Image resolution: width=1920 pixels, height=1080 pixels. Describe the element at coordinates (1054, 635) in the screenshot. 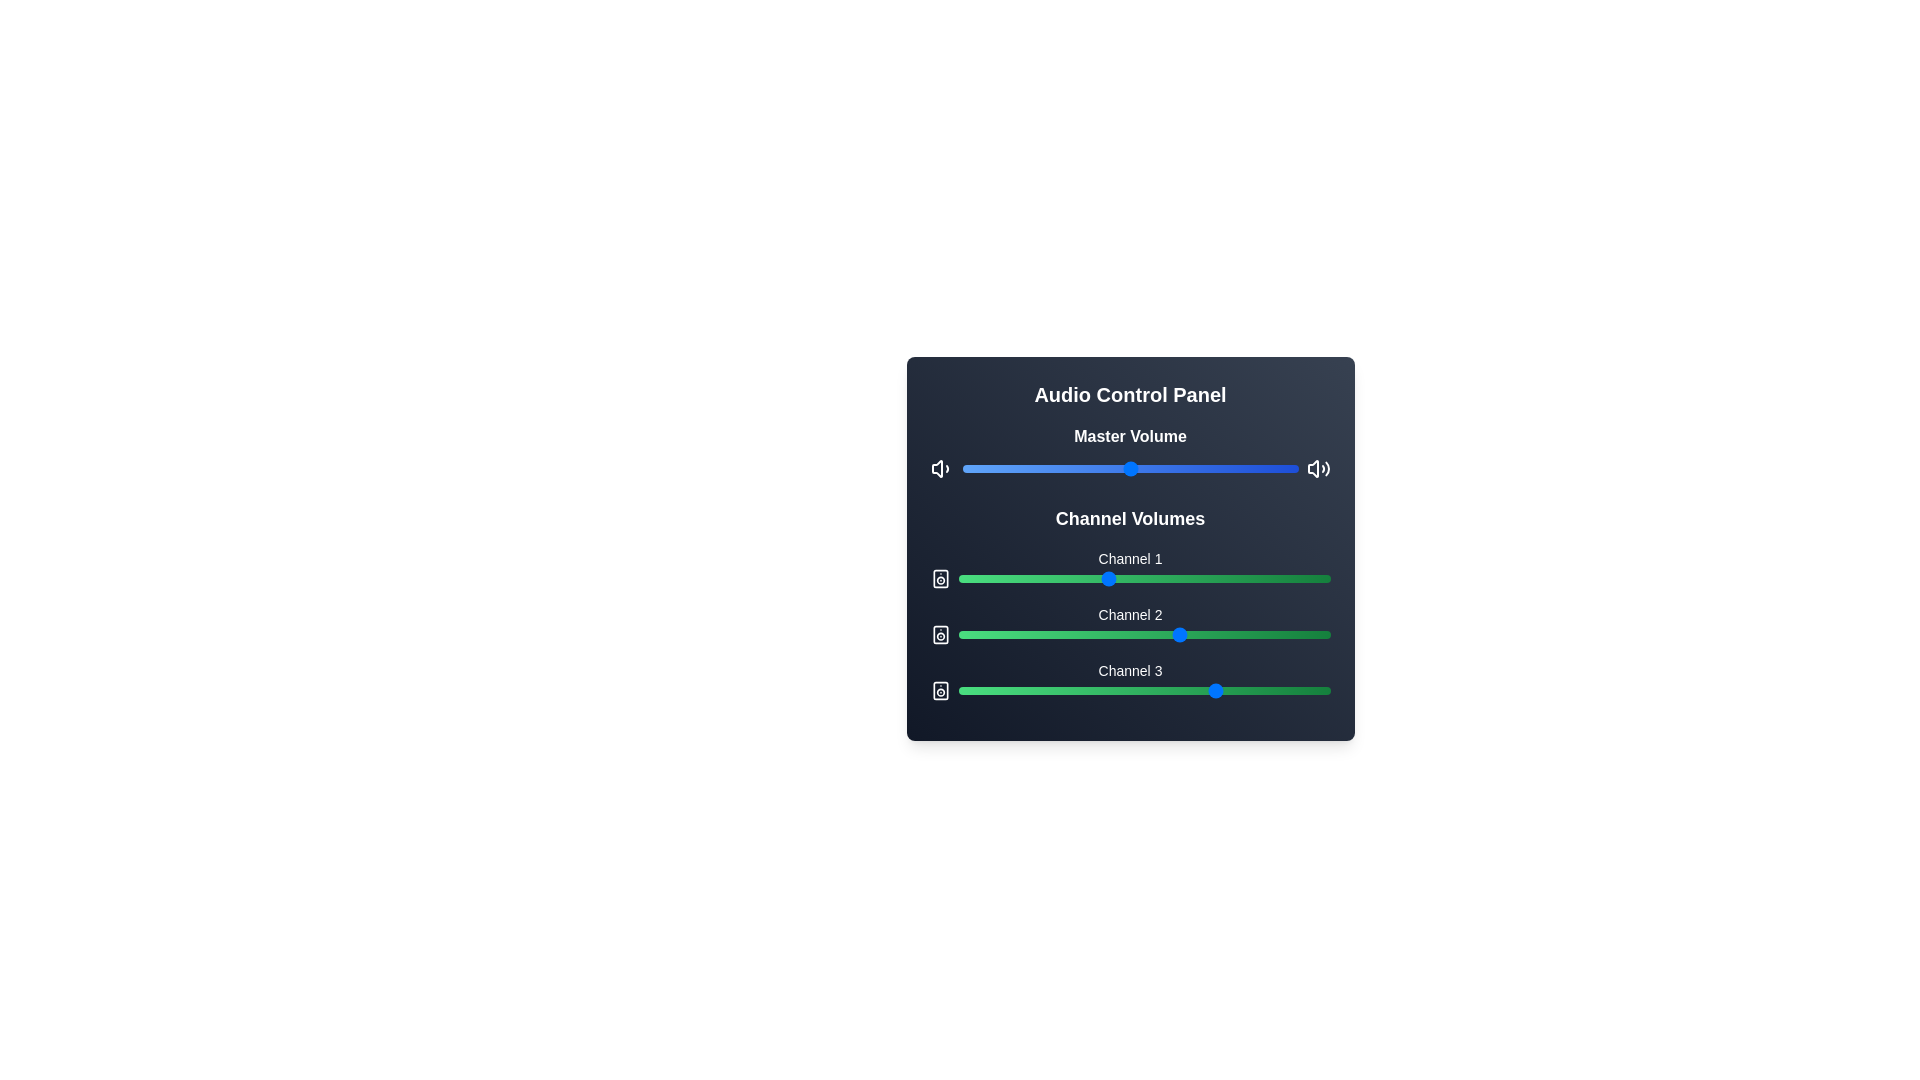

I see `the volume of Channel 2` at that location.